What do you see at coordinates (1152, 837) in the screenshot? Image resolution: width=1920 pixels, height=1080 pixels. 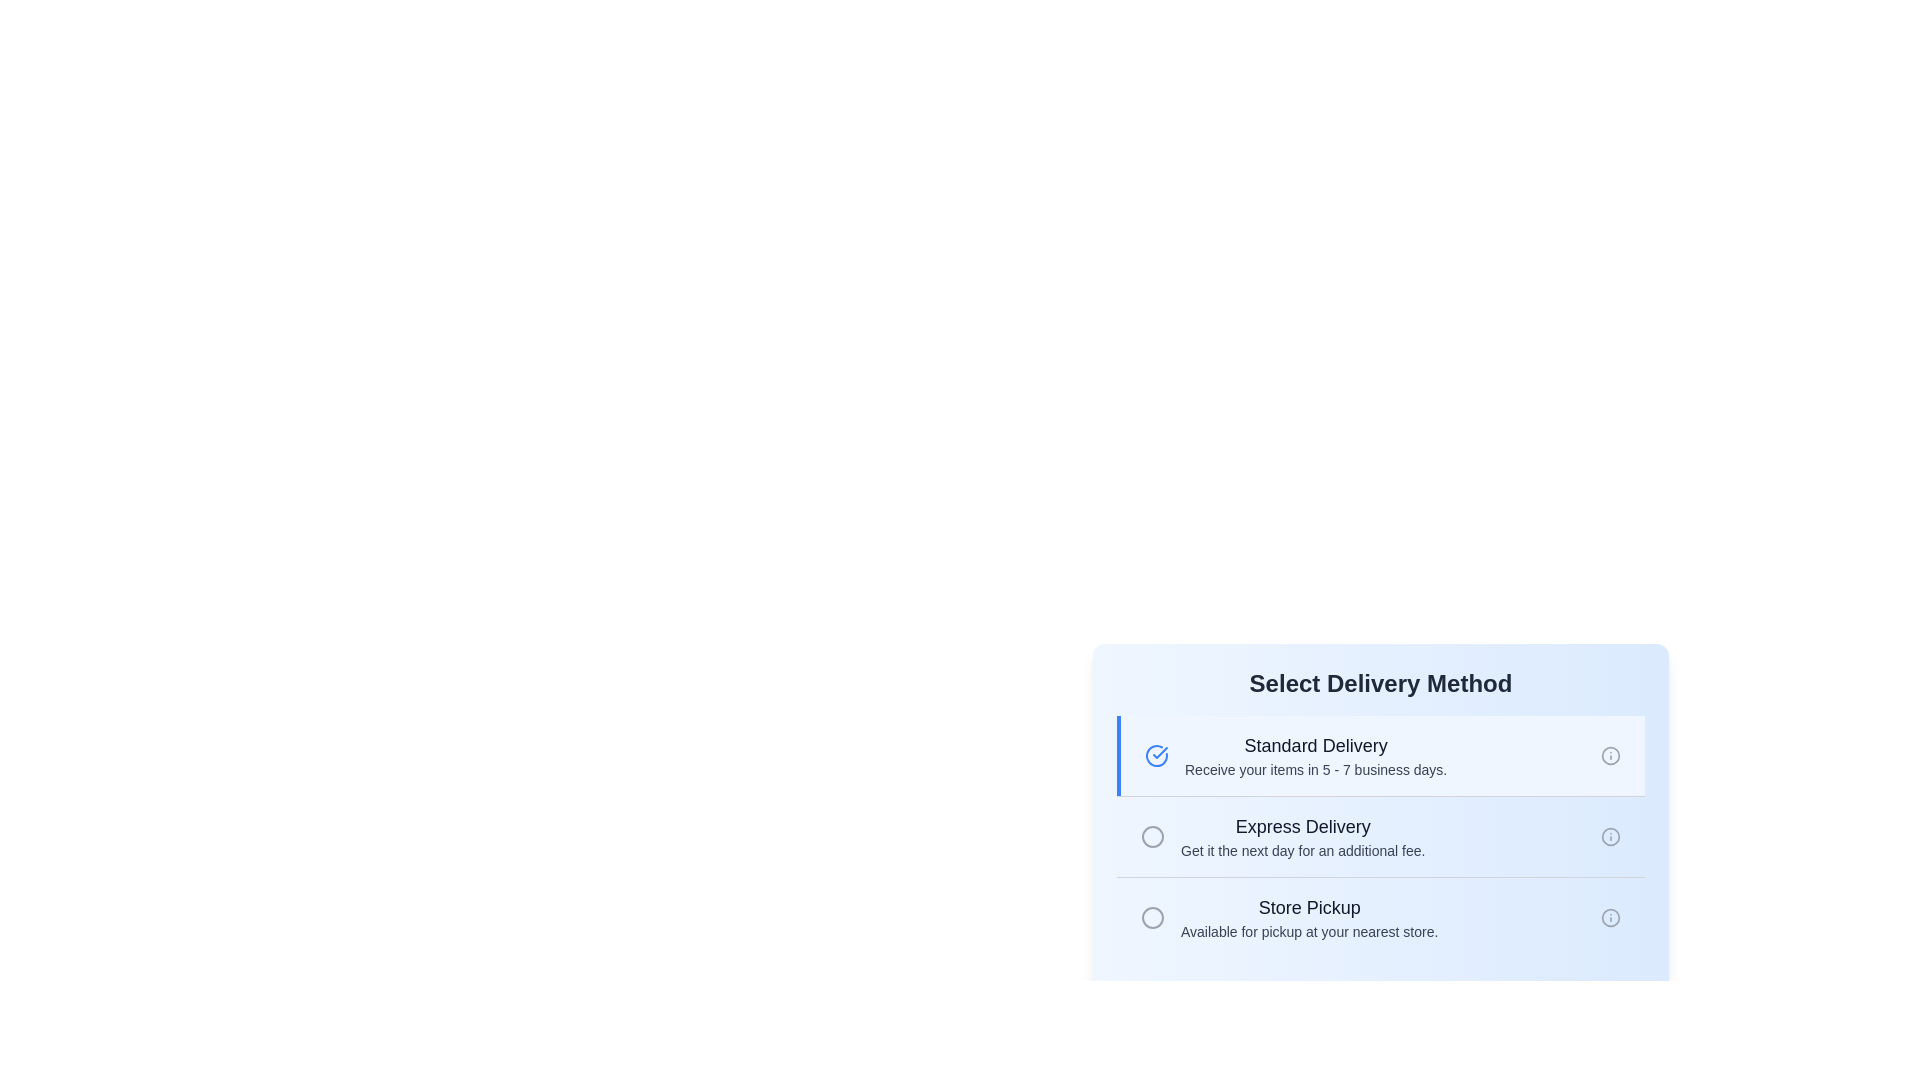 I see `the Radio button that serves as a selection indicator for the 'Express Delivery' option` at bounding box center [1152, 837].